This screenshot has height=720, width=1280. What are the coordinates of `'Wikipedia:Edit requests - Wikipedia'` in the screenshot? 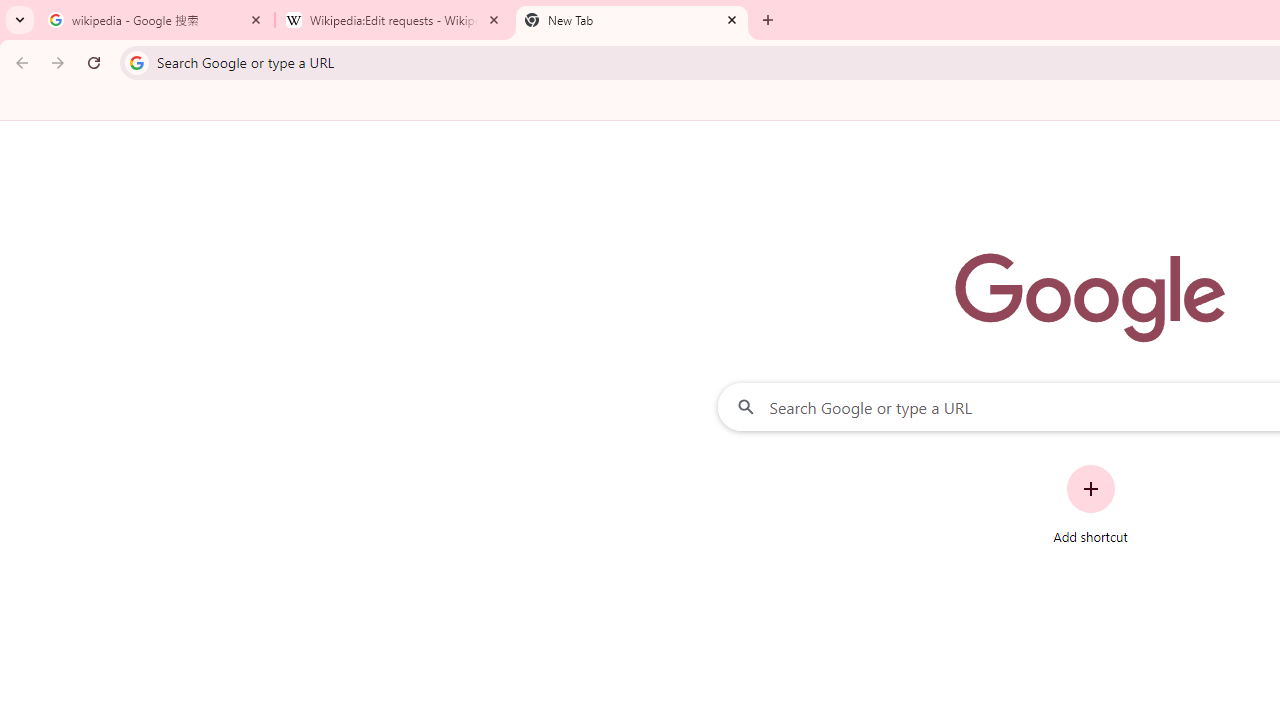 It's located at (394, 20).